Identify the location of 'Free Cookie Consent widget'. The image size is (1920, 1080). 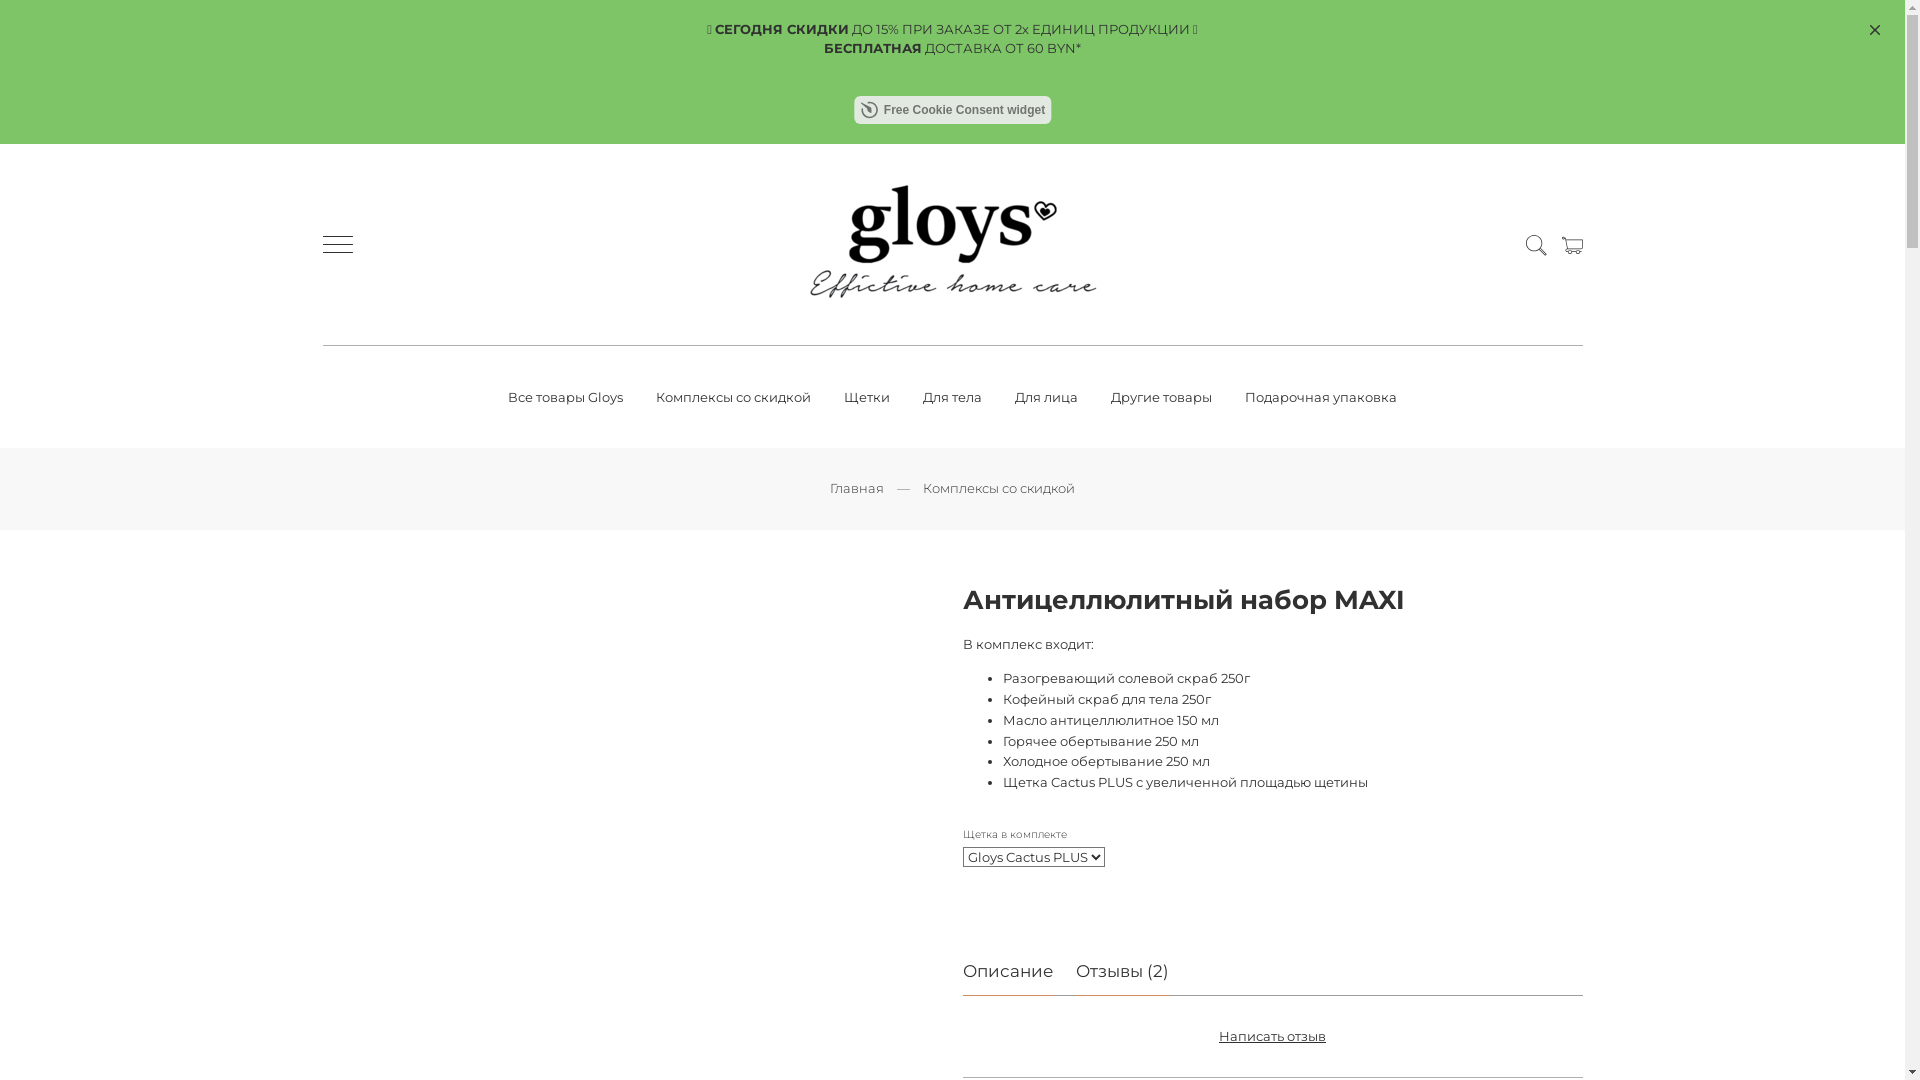
(951, 110).